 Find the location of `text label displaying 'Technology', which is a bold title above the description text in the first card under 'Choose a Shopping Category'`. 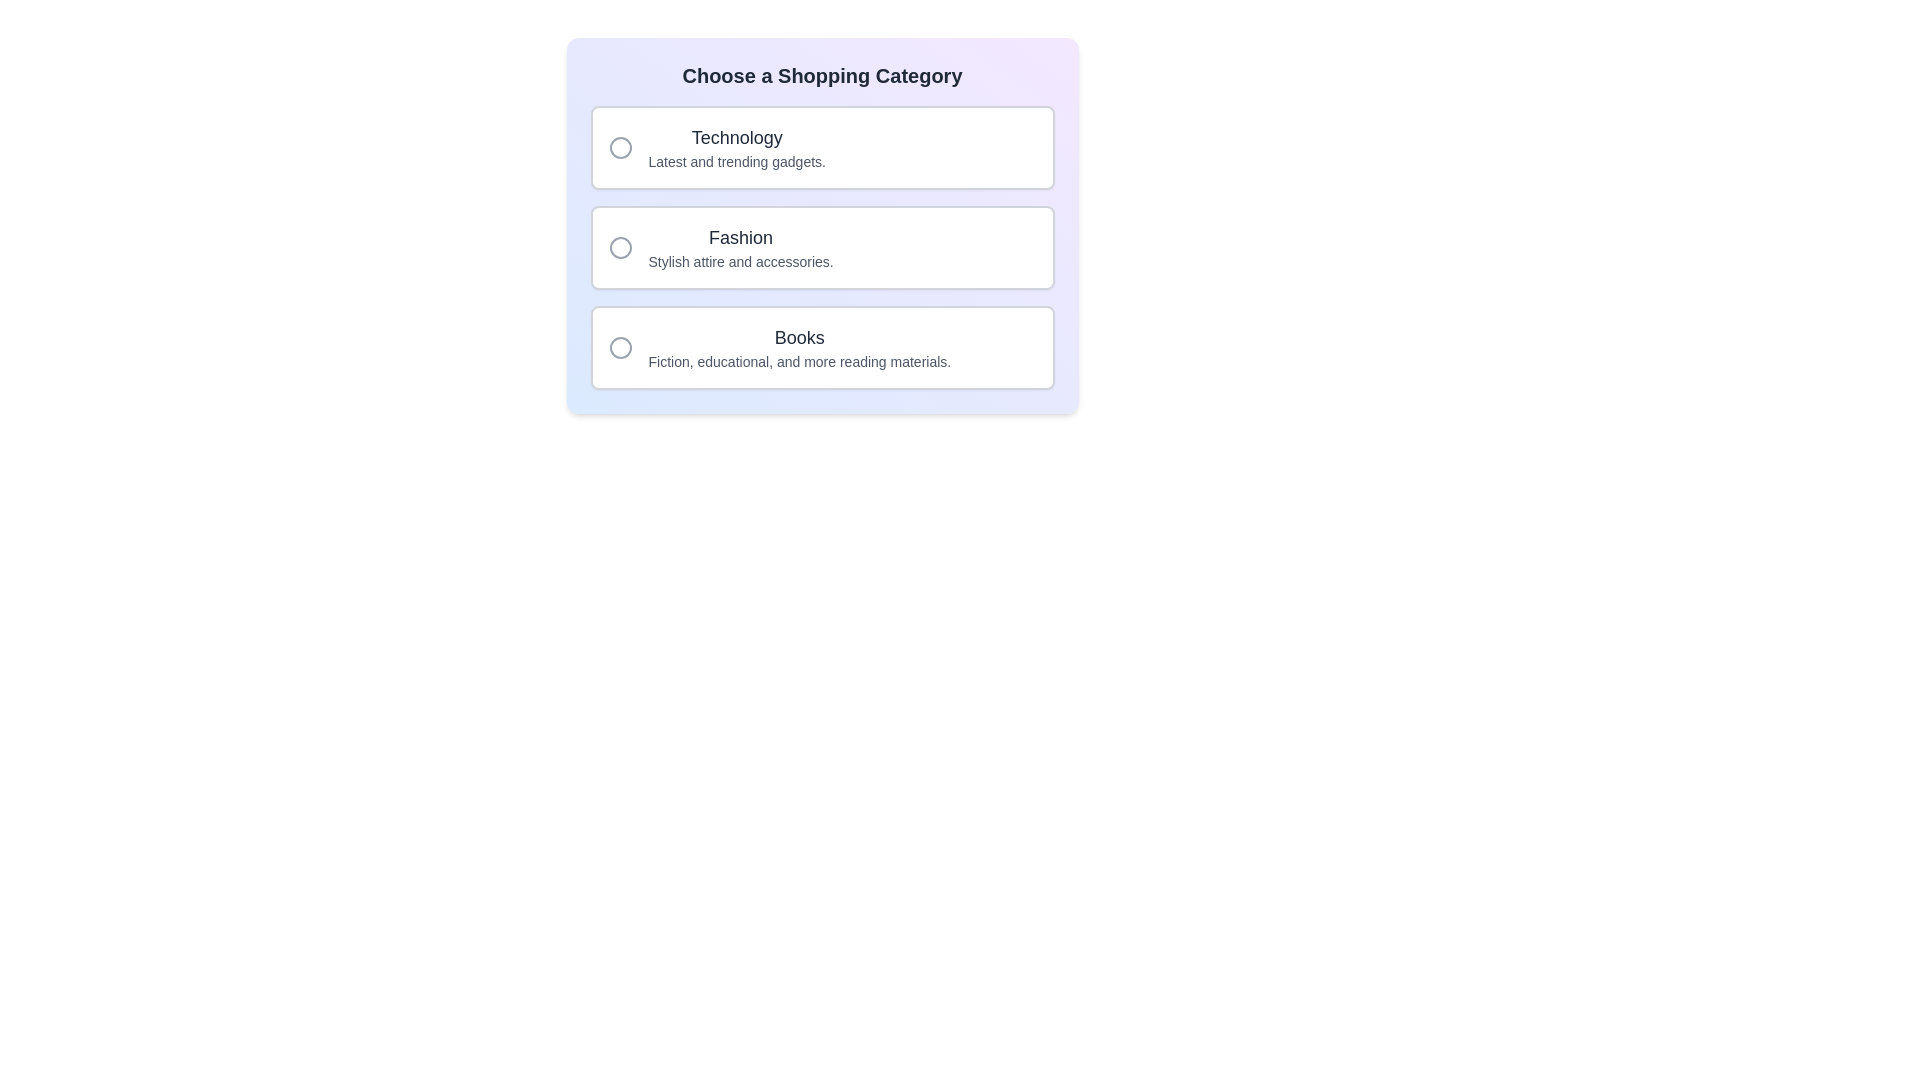

text label displaying 'Technology', which is a bold title above the description text in the first card under 'Choose a Shopping Category' is located at coordinates (736, 137).